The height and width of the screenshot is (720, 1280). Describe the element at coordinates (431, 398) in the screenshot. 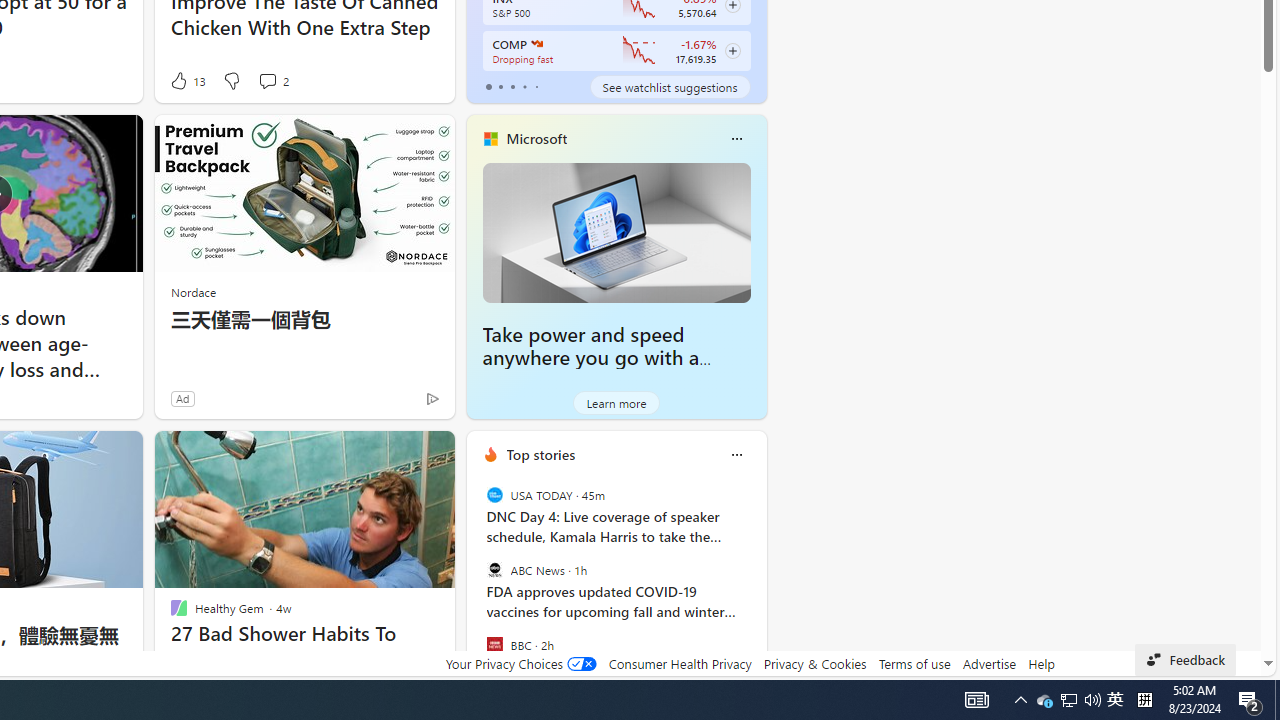

I see `'Ad Choice'` at that location.